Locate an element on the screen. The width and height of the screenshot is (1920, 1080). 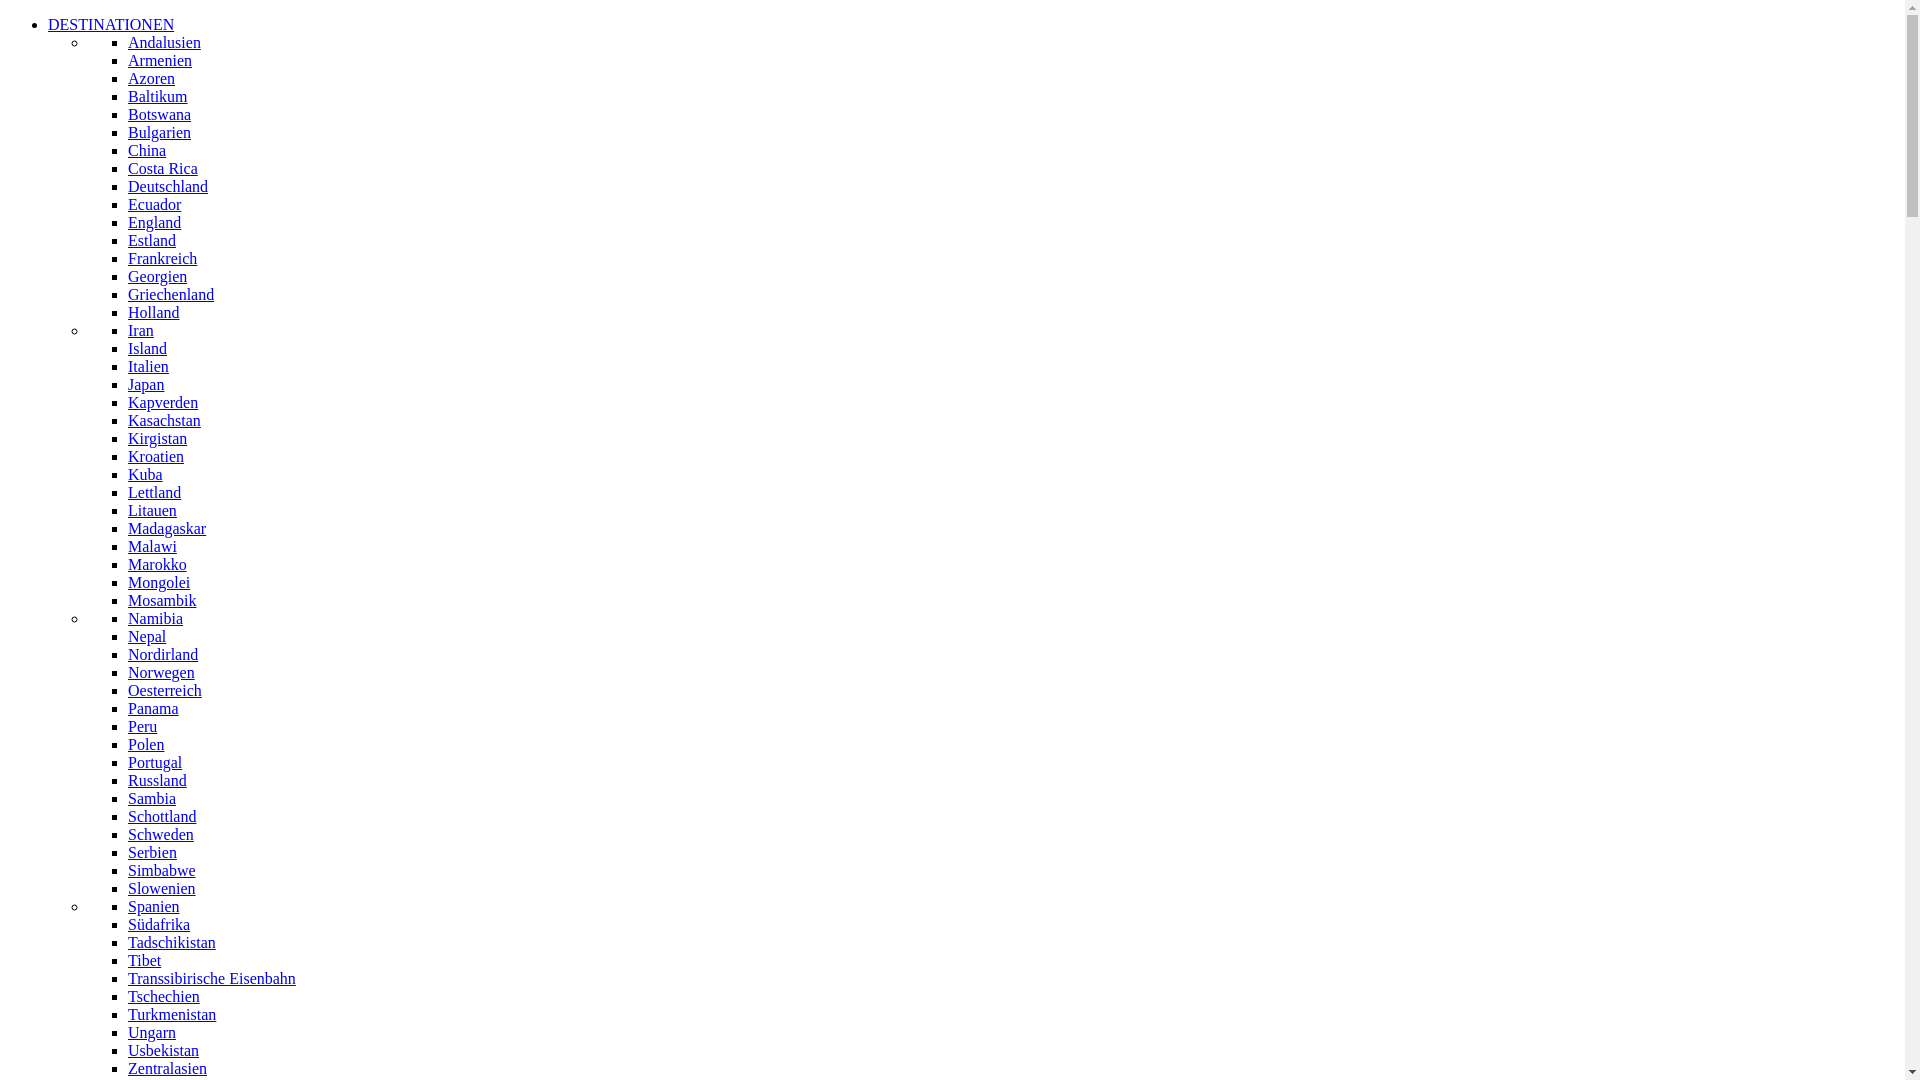
'Schottland' is located at coordinates (127, 816).